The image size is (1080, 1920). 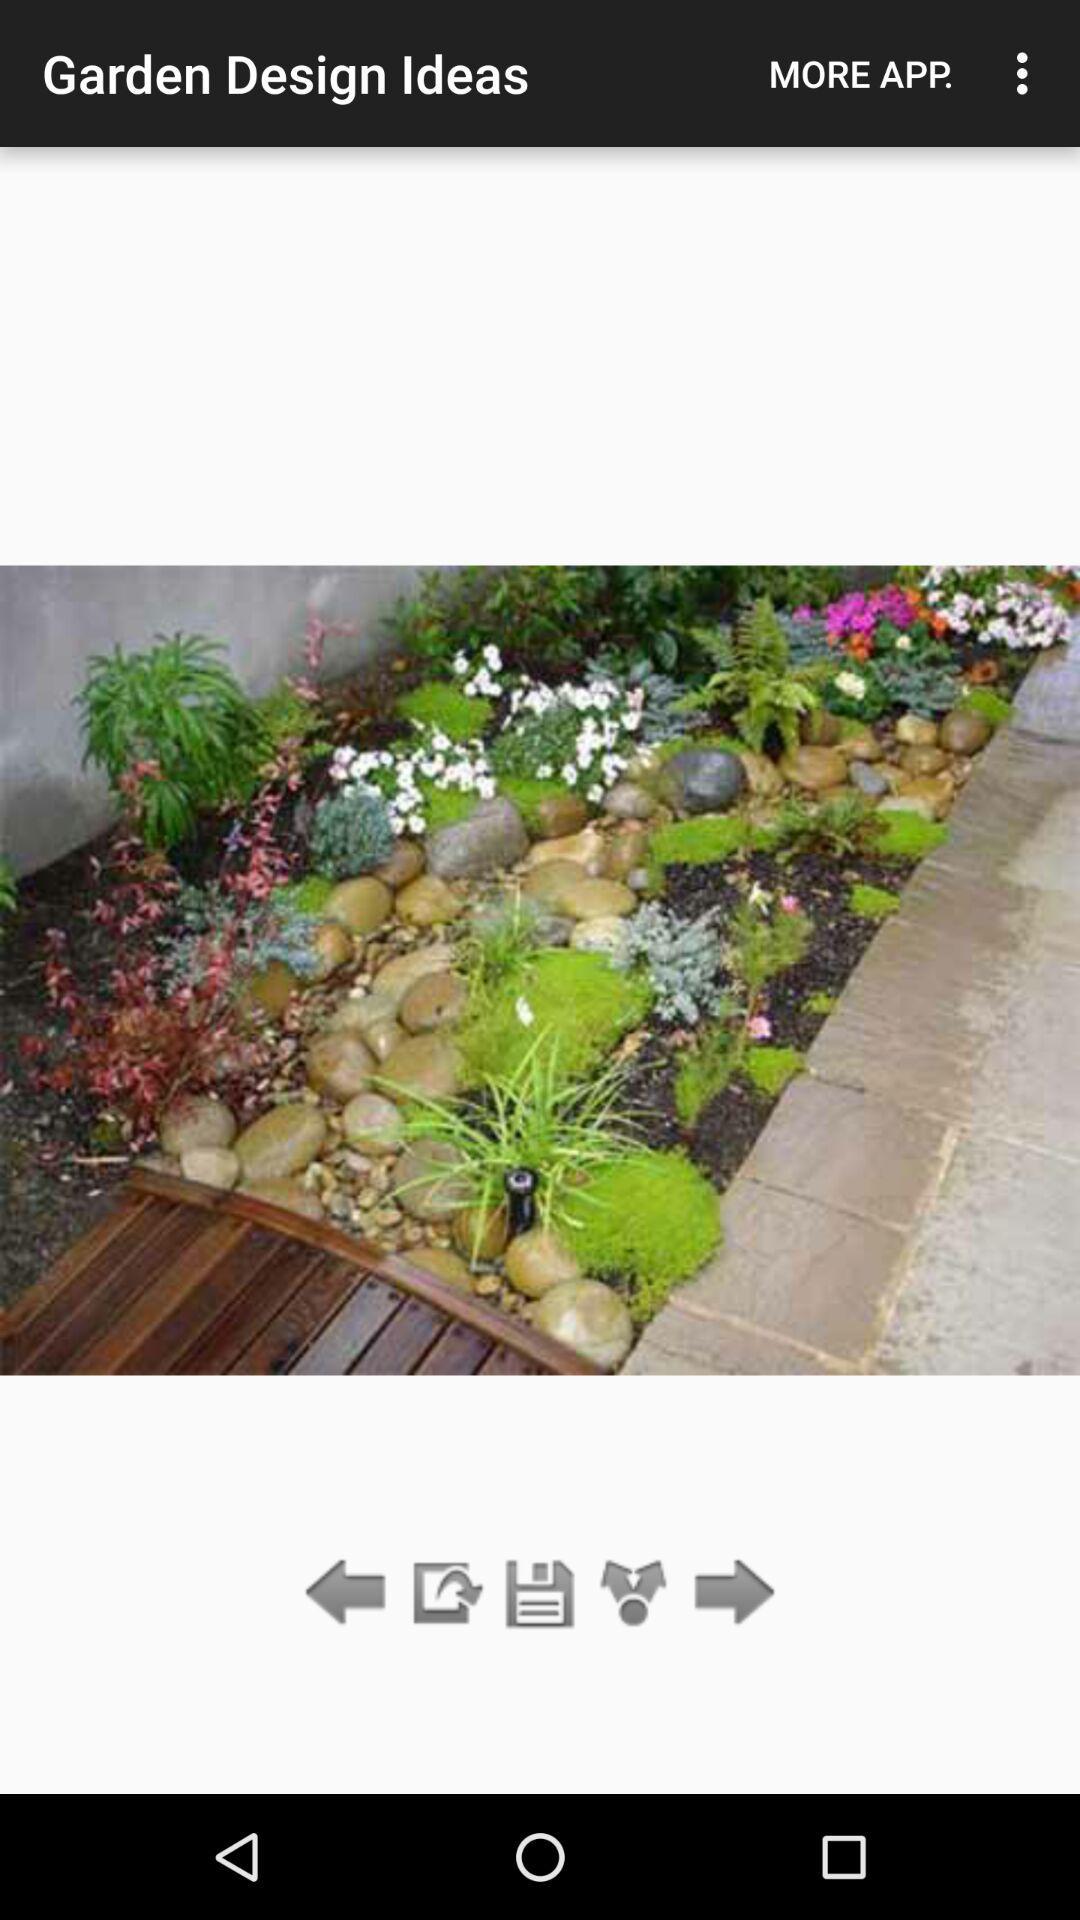 What do you see at coordinates (729, 1593) in the screenshot?
I see `icon below more app. icon` at bounding box center [729, 1593].